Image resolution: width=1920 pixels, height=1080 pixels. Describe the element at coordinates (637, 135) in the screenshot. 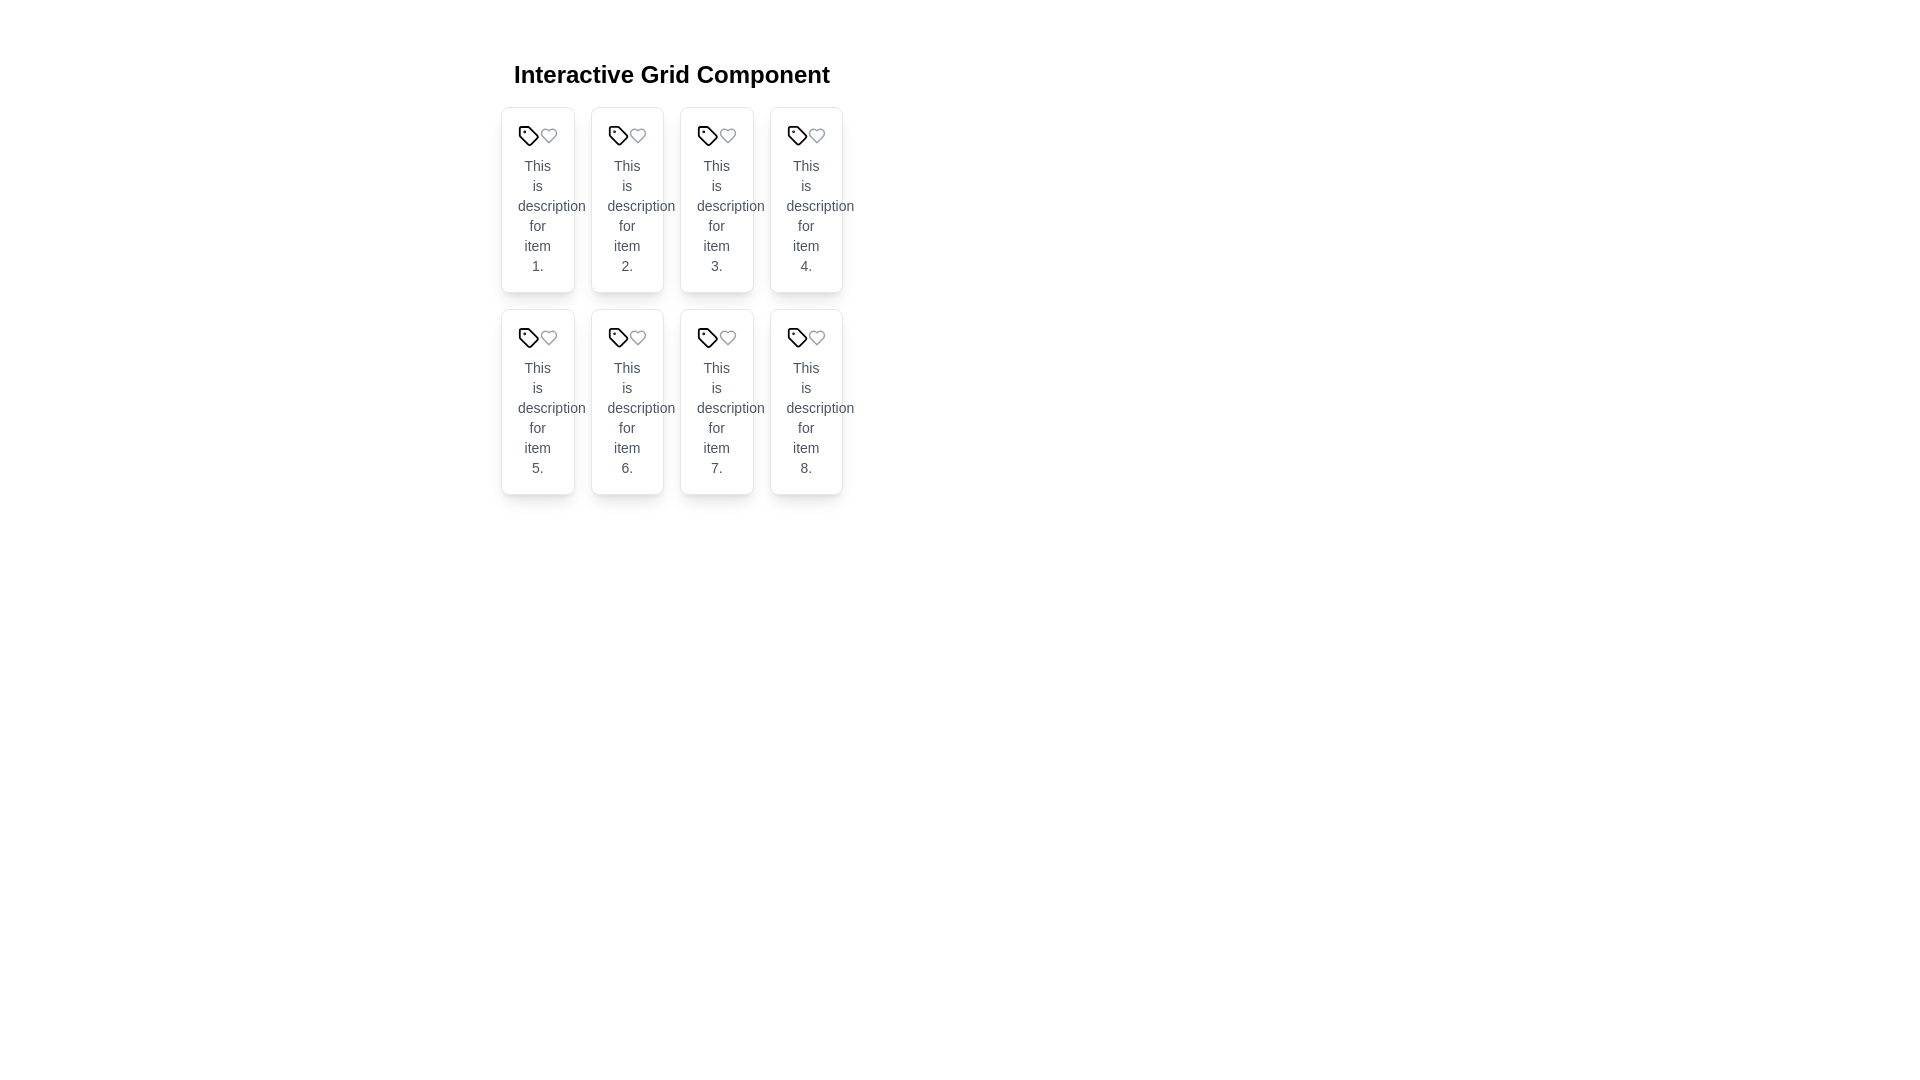

I see `the heart icon in the second column of the top row within the grid layout, located below the title 'Interactive Grid Component'` at that location.